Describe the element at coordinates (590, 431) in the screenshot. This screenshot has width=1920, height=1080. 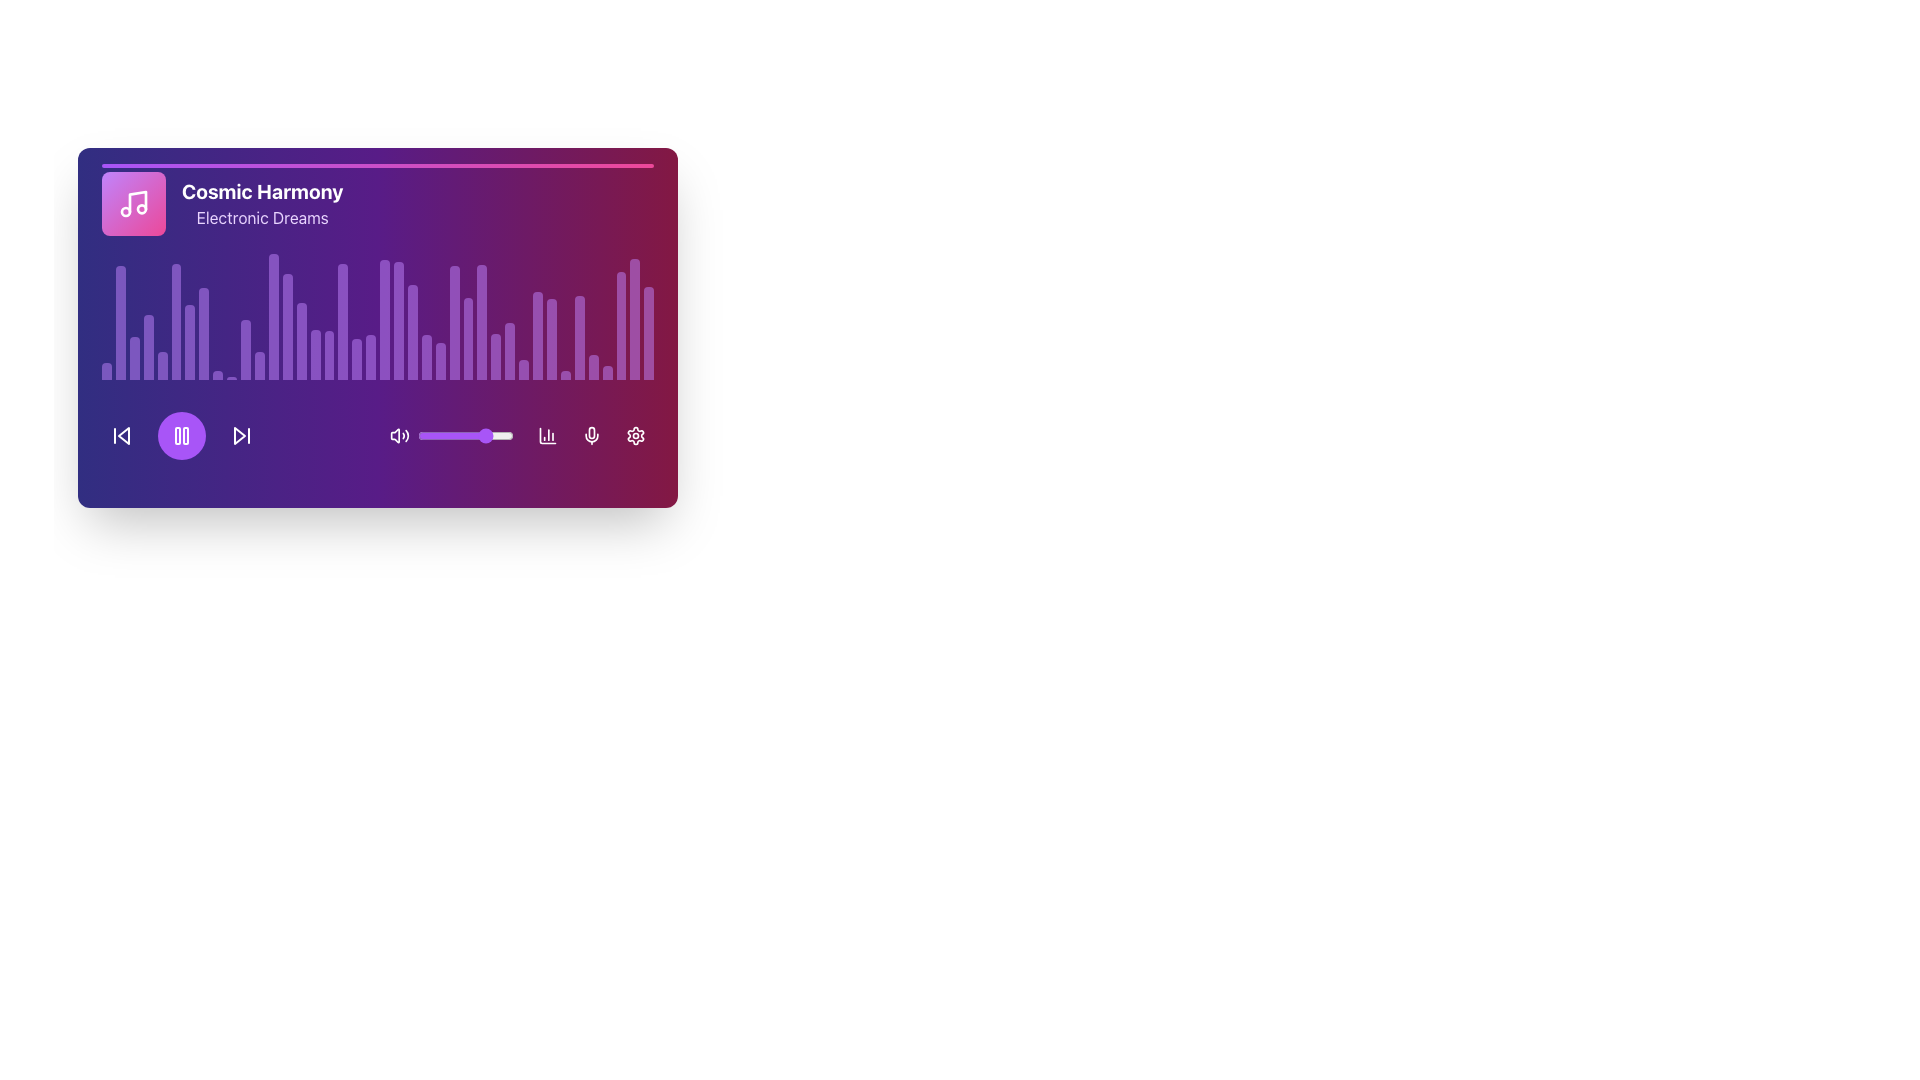
I see `the microphone icon located in the bottom-right section of the card interface` at that location.